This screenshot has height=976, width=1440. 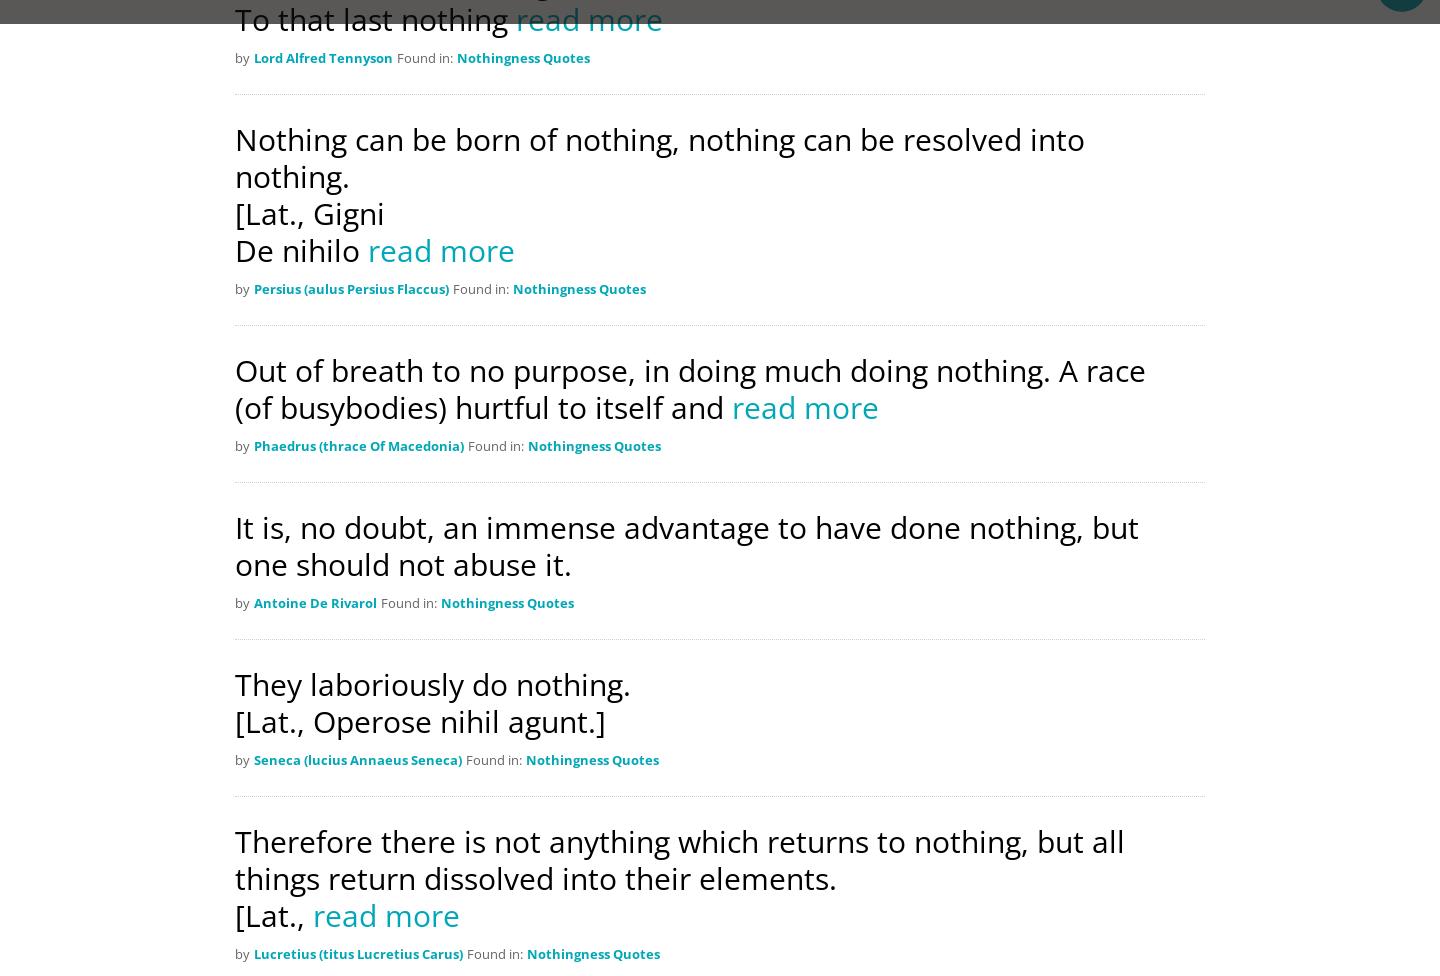 I want to click on 'Out of breath to no purpose, in doing much doing nothing. A race', so click(x=235, y=369).